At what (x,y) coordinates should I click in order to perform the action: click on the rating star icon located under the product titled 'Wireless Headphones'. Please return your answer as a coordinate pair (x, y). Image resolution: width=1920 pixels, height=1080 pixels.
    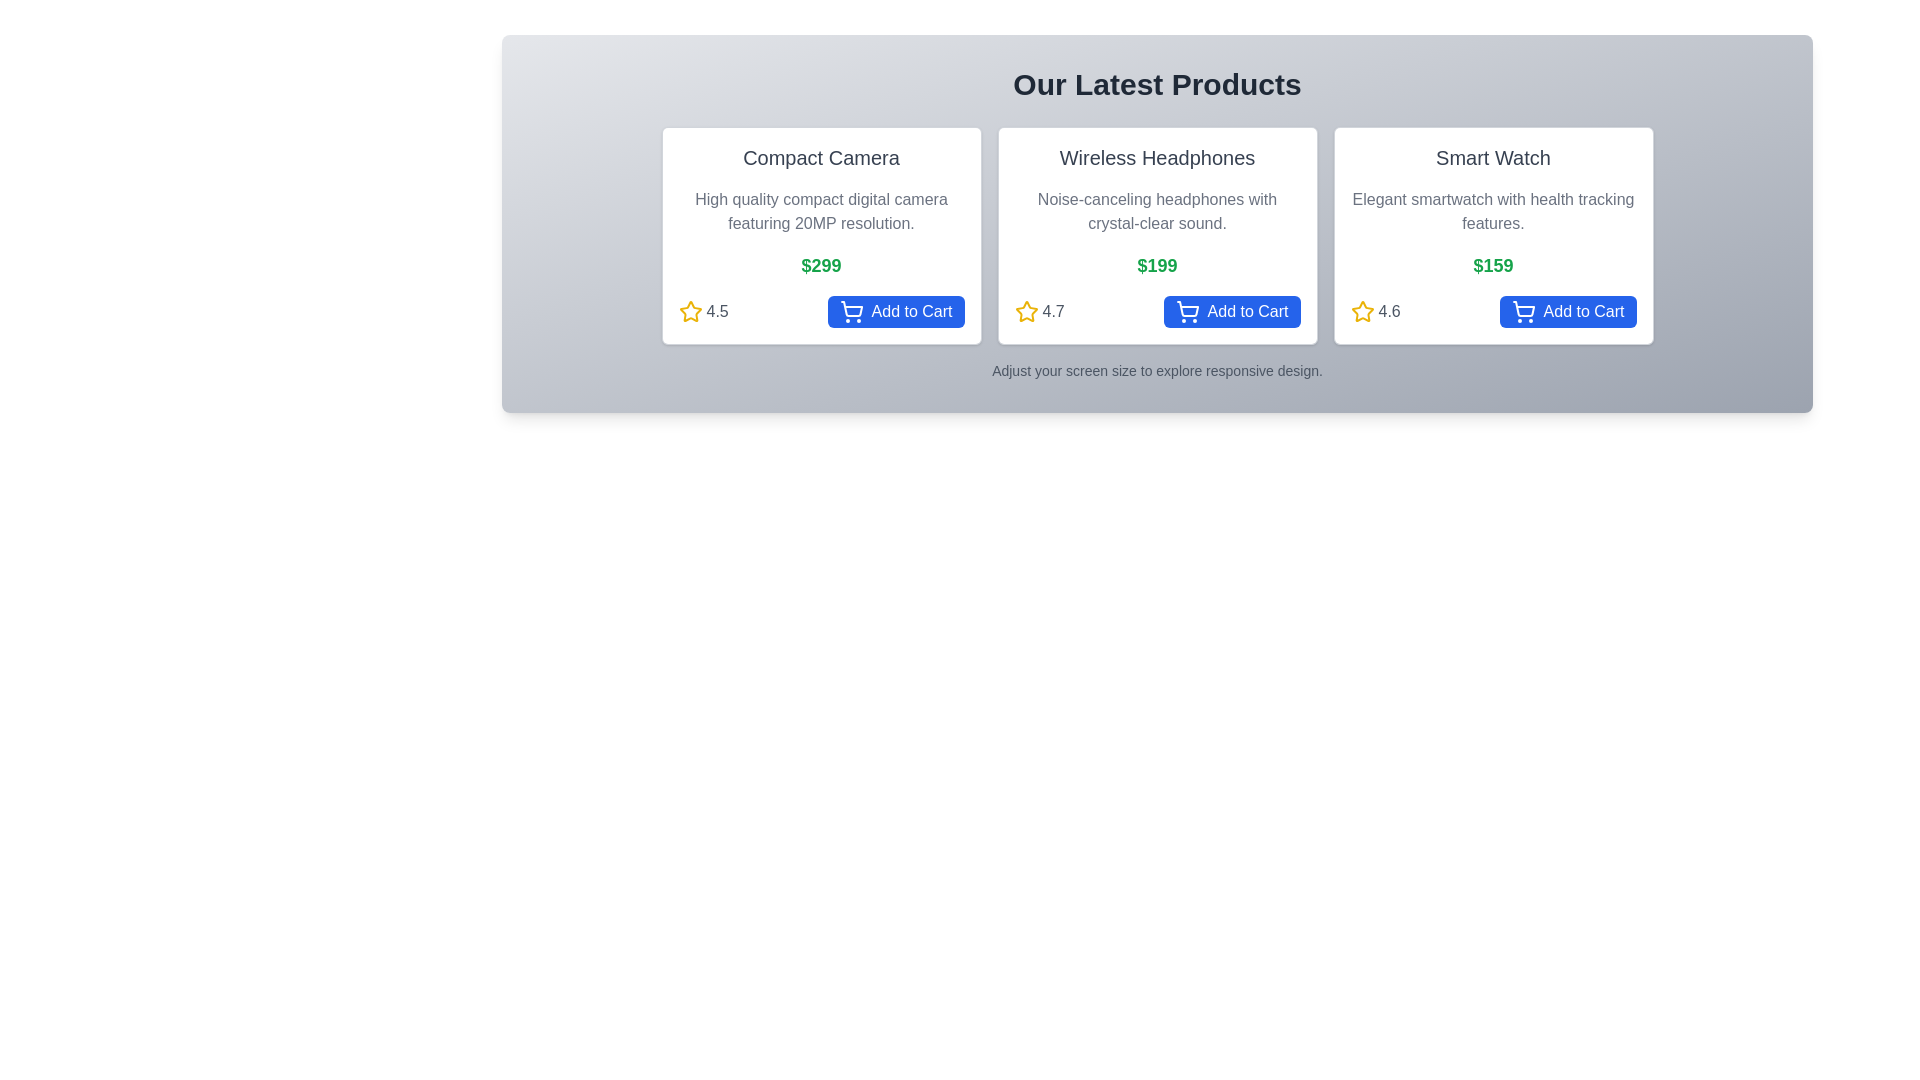
    Looking at the image, I should click on (1026, 311).